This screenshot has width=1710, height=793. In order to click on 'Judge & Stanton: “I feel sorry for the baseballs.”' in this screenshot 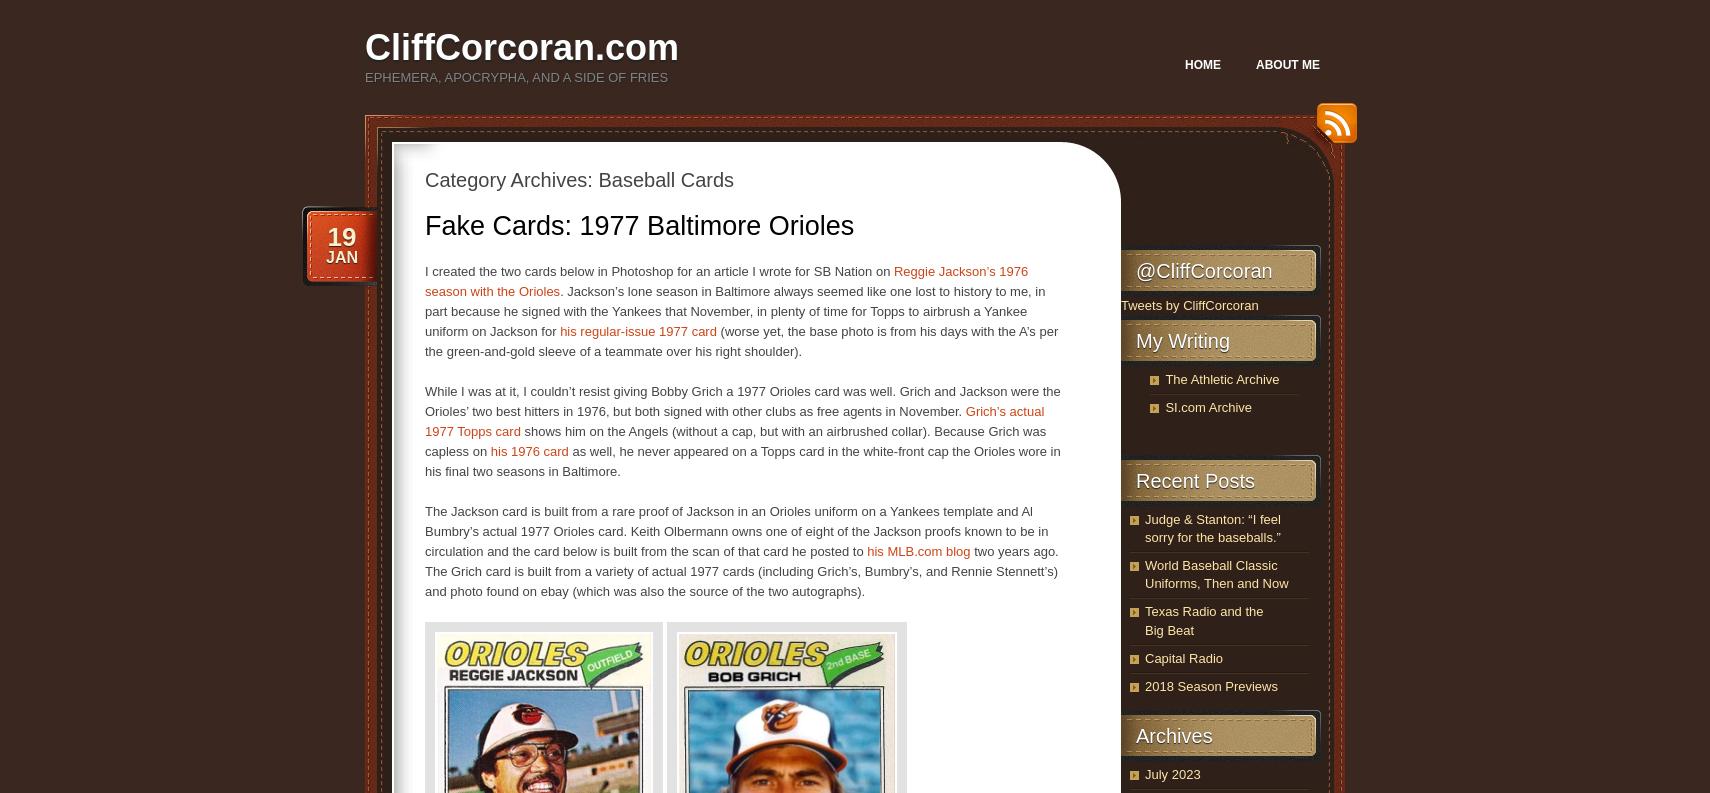, I will do `click(1211, 527)`.